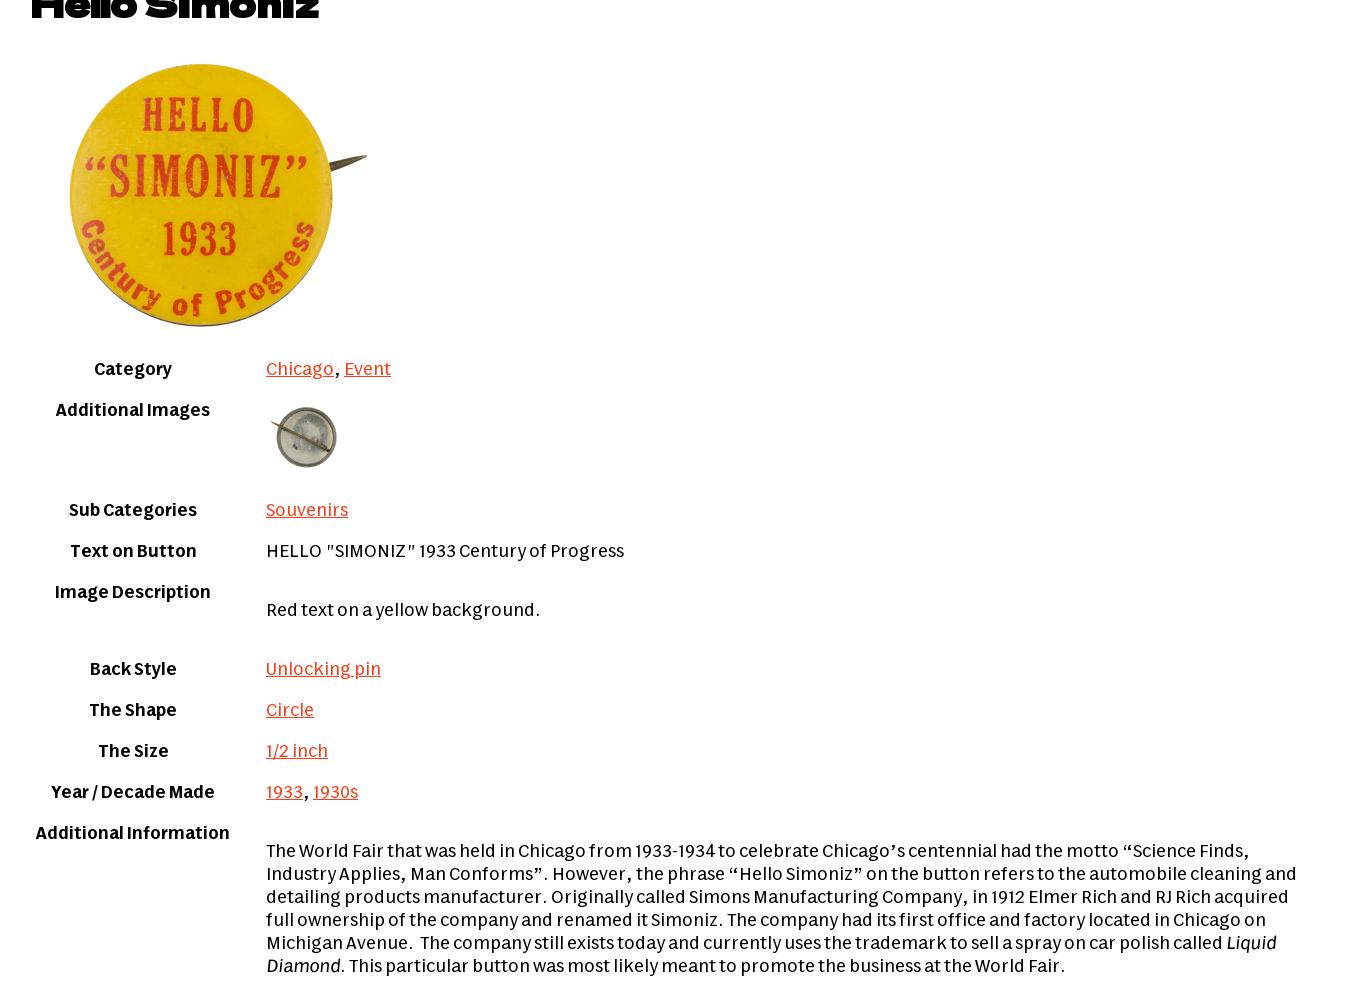 This screenshot has width=1372, height=995. What do you see at coordinates (132, 669) in the screenshot?
I see `'Back Style'` at bounding box center [132, 669].